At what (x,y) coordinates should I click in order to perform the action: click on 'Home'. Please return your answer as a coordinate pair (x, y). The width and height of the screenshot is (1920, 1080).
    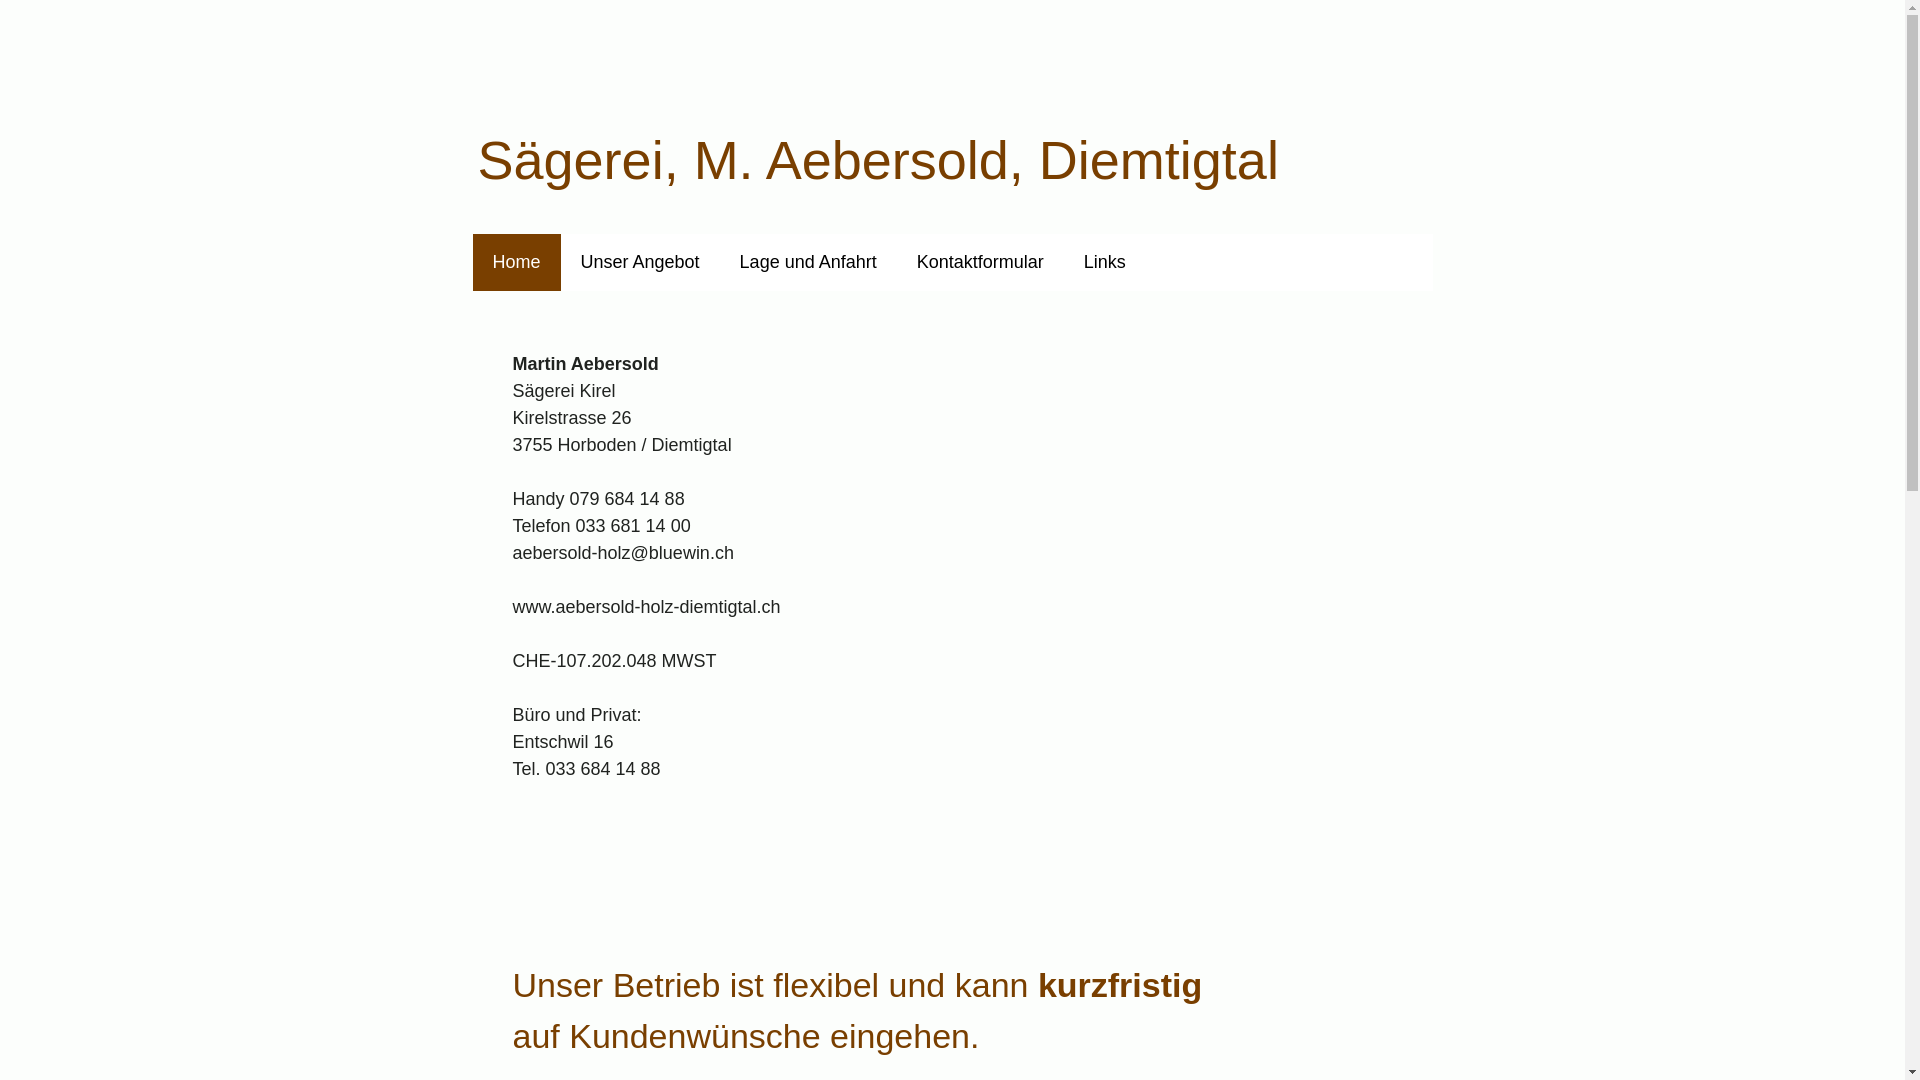
    Looking at the image, I should click on (515, 261).